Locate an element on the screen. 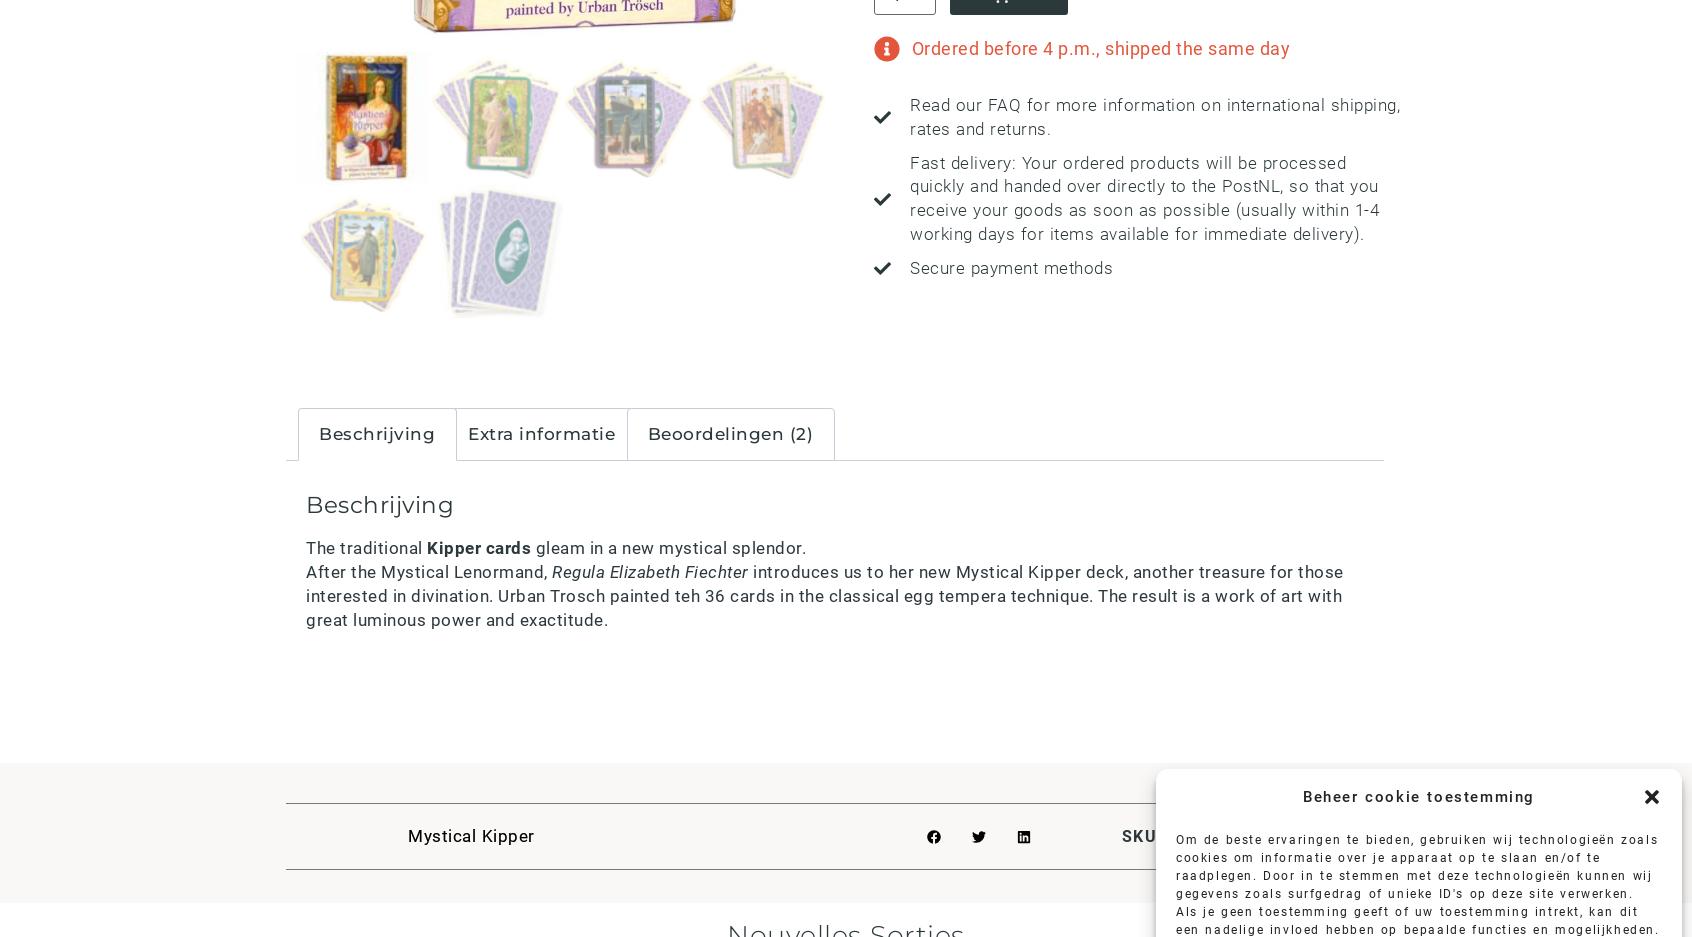 This screenshot has height=937, width=1692. 'Mystical Kipper' is located at coordinates (470, 835).